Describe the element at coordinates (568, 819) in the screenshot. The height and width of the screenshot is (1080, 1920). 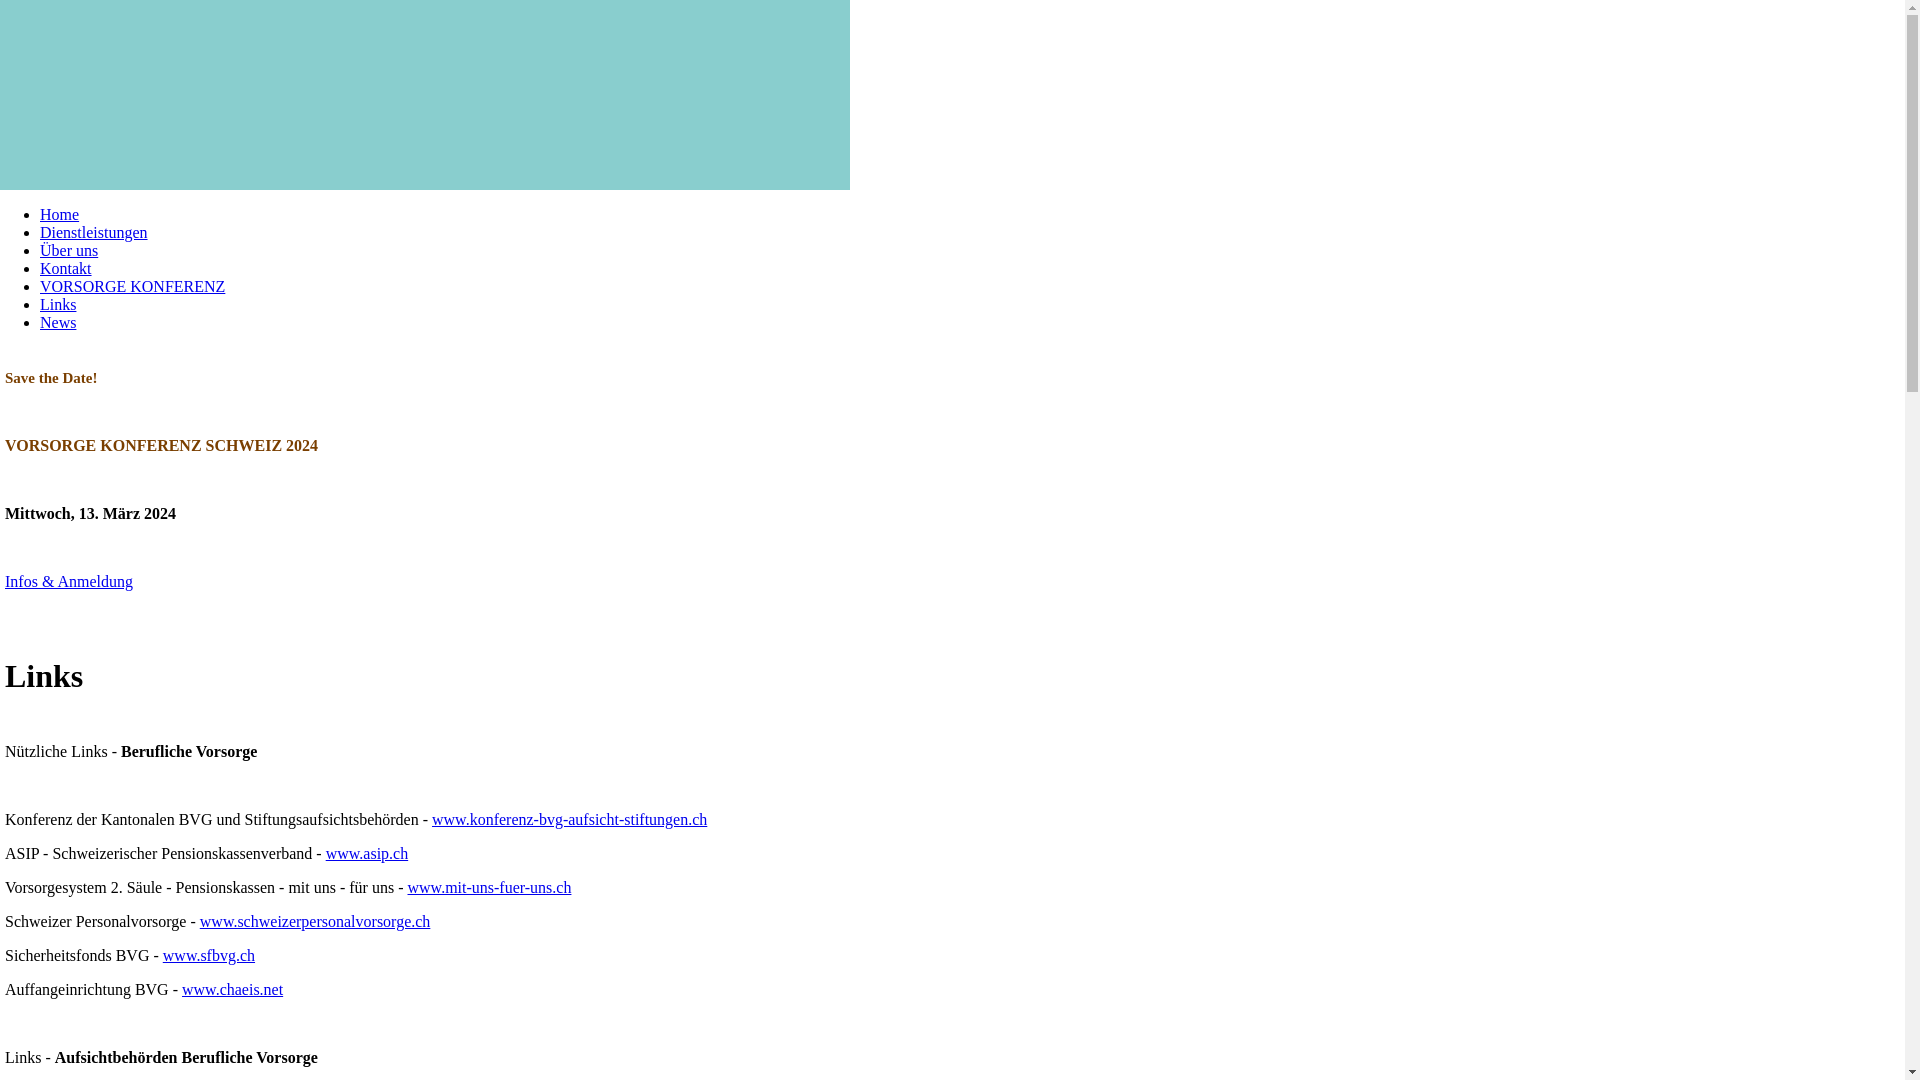
I see `'www.konferenz-bvg-aufsicht-stiftungen.ch'` at that location.